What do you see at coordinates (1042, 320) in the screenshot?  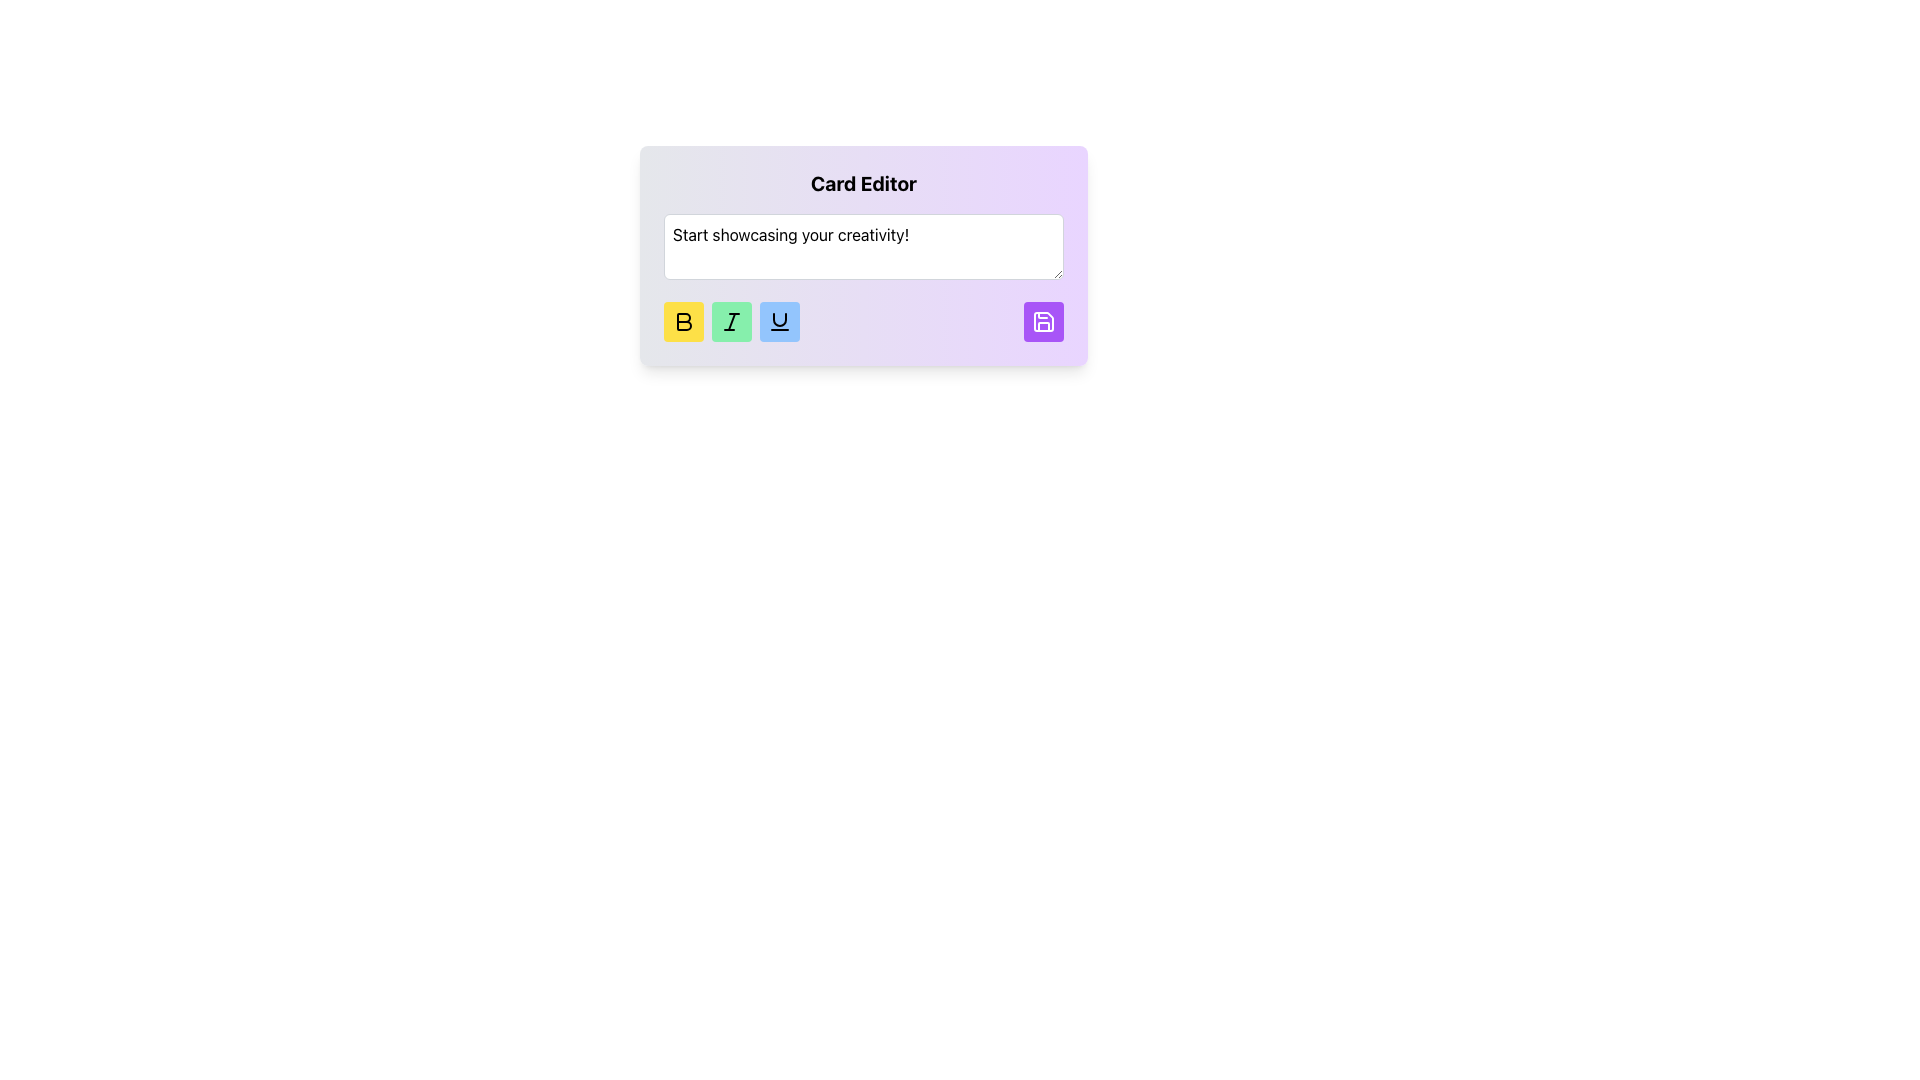 I see `top-left component of the save icon, which resembles a diskette symbol, located at the bottom-right corner of the card editor panel` at bounding box center [1042, 320].